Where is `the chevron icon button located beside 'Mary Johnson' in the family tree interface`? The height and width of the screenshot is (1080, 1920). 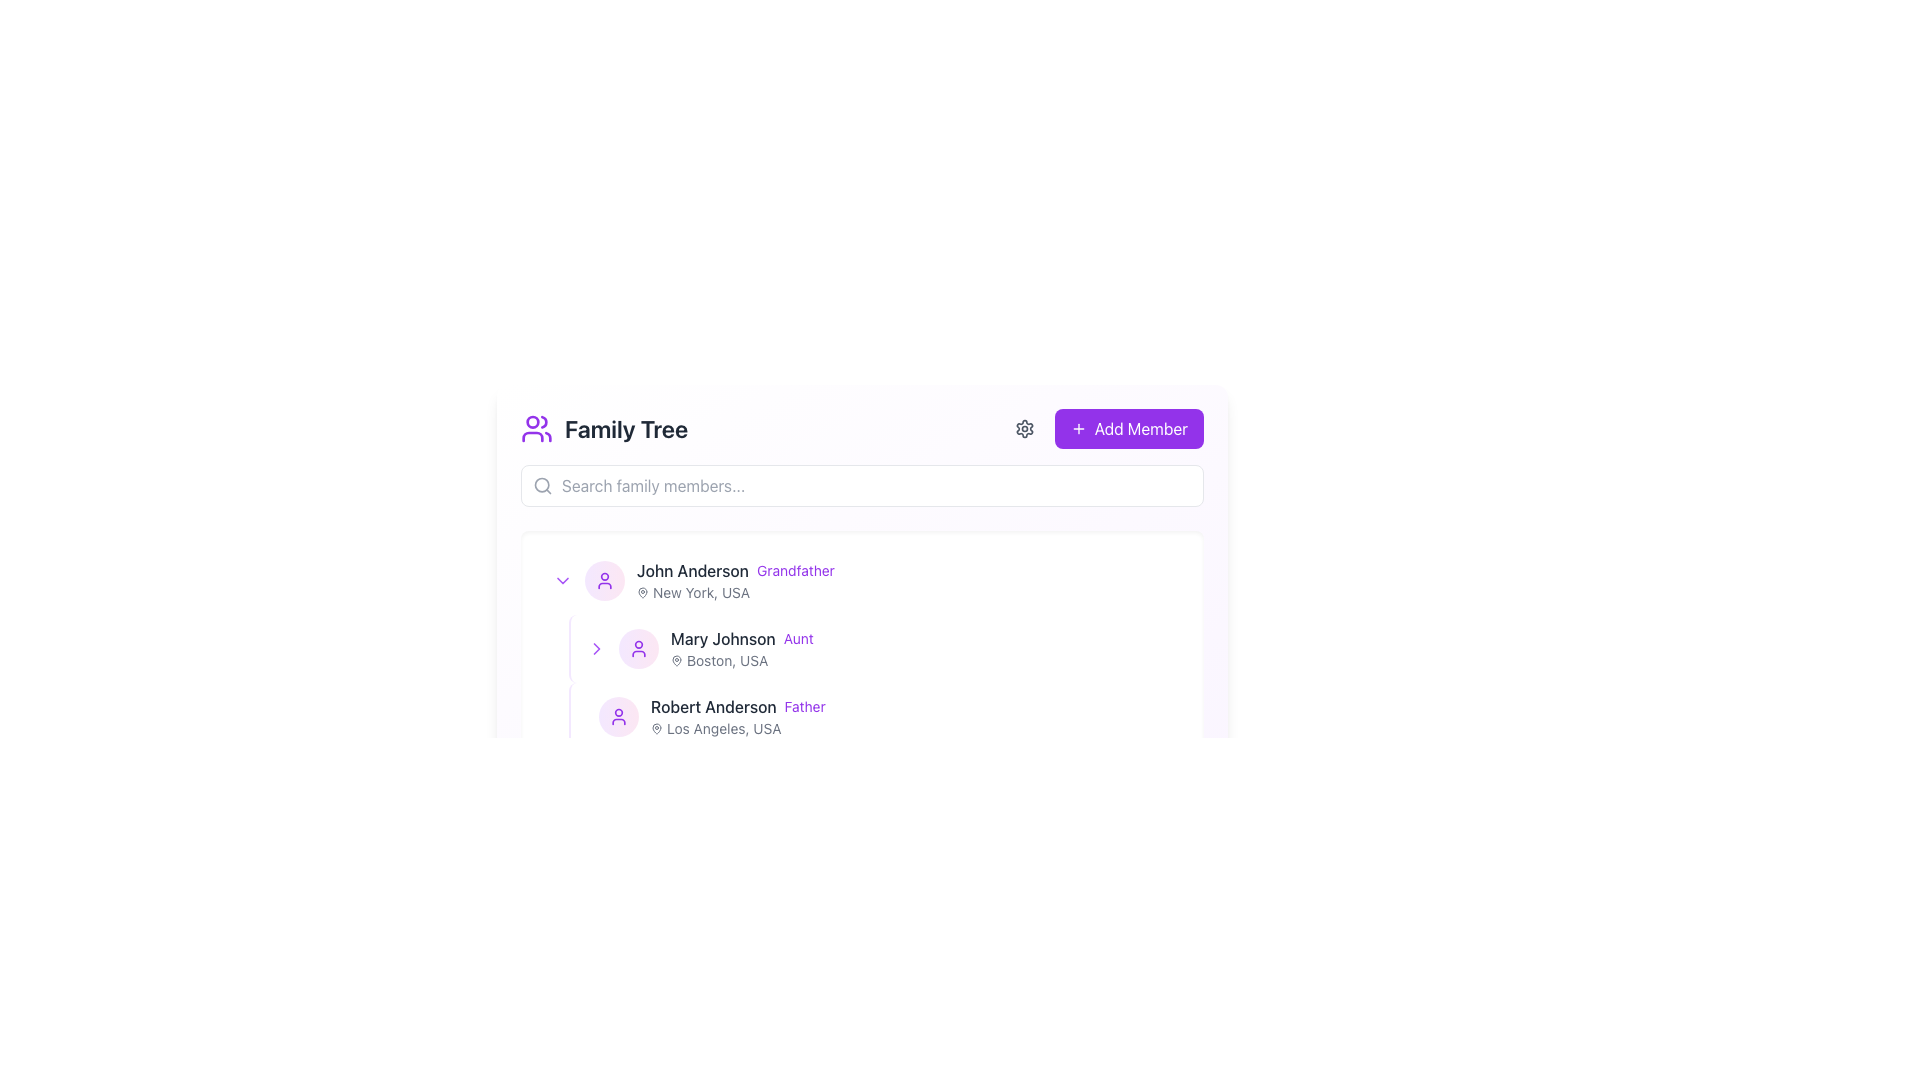 the chevron icon button located beside 'Mary Johnson' in the family tree interface is located at coordinates (595, 648).